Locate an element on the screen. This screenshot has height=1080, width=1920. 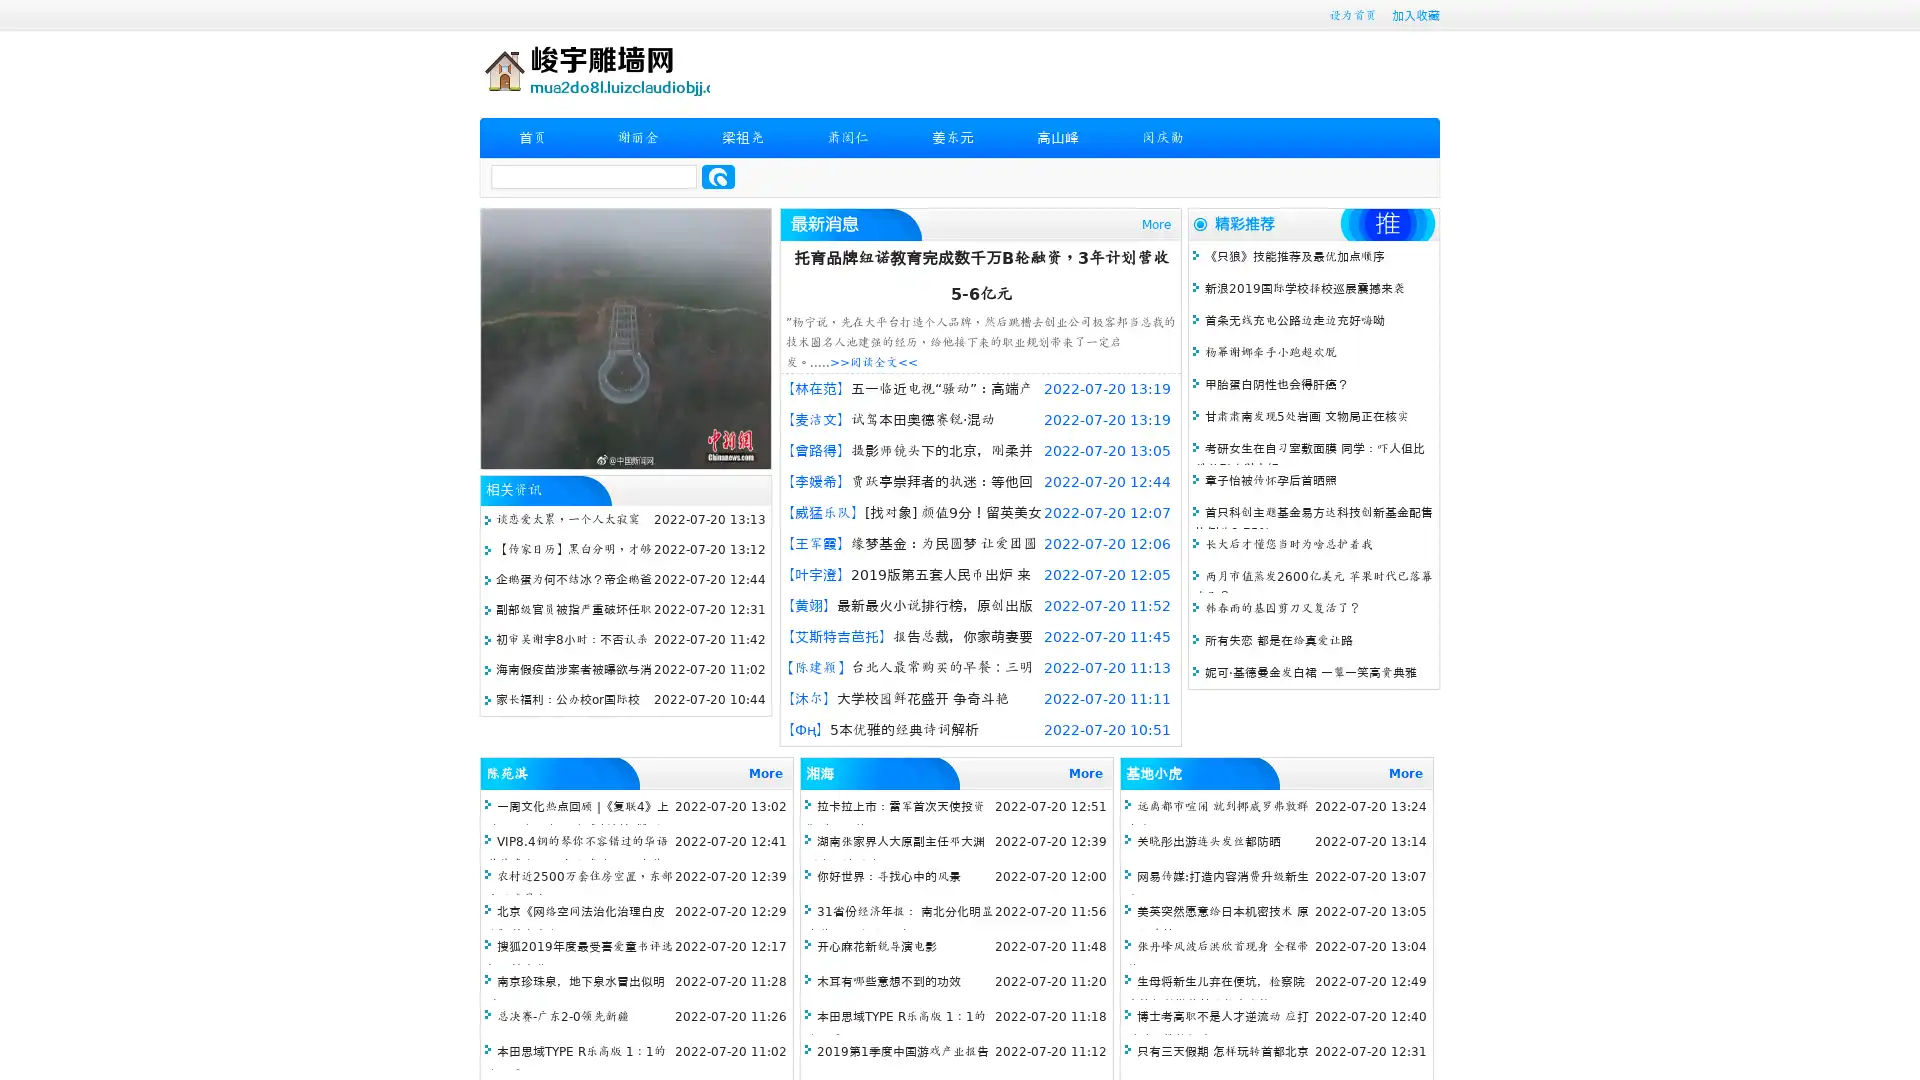
Search is located at coordinates (718, 176).